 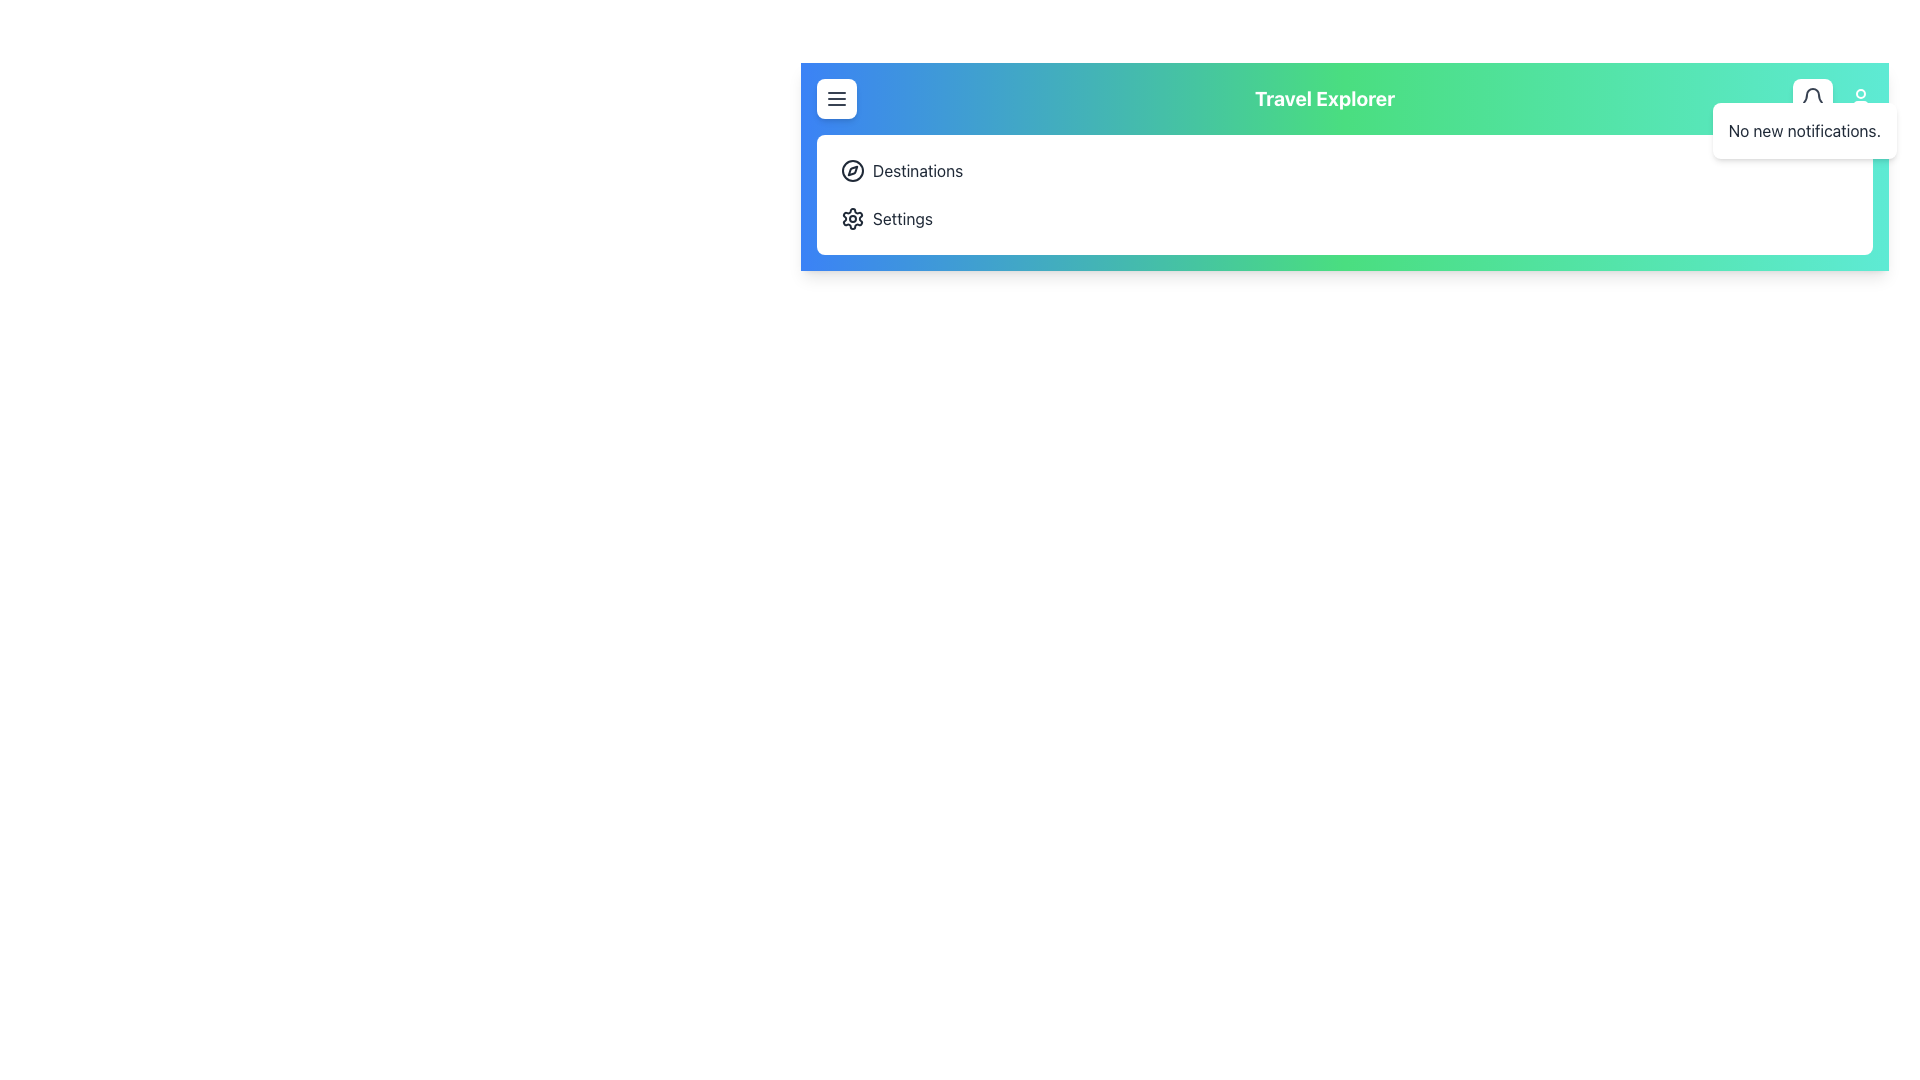 What do you see at coordinates (1804, 131) in the screenshot?
I see `notification text label indicating that there are currently no new notifications, located in the top section of the interface near the user profile icon` at bounding box center [1804, 131].